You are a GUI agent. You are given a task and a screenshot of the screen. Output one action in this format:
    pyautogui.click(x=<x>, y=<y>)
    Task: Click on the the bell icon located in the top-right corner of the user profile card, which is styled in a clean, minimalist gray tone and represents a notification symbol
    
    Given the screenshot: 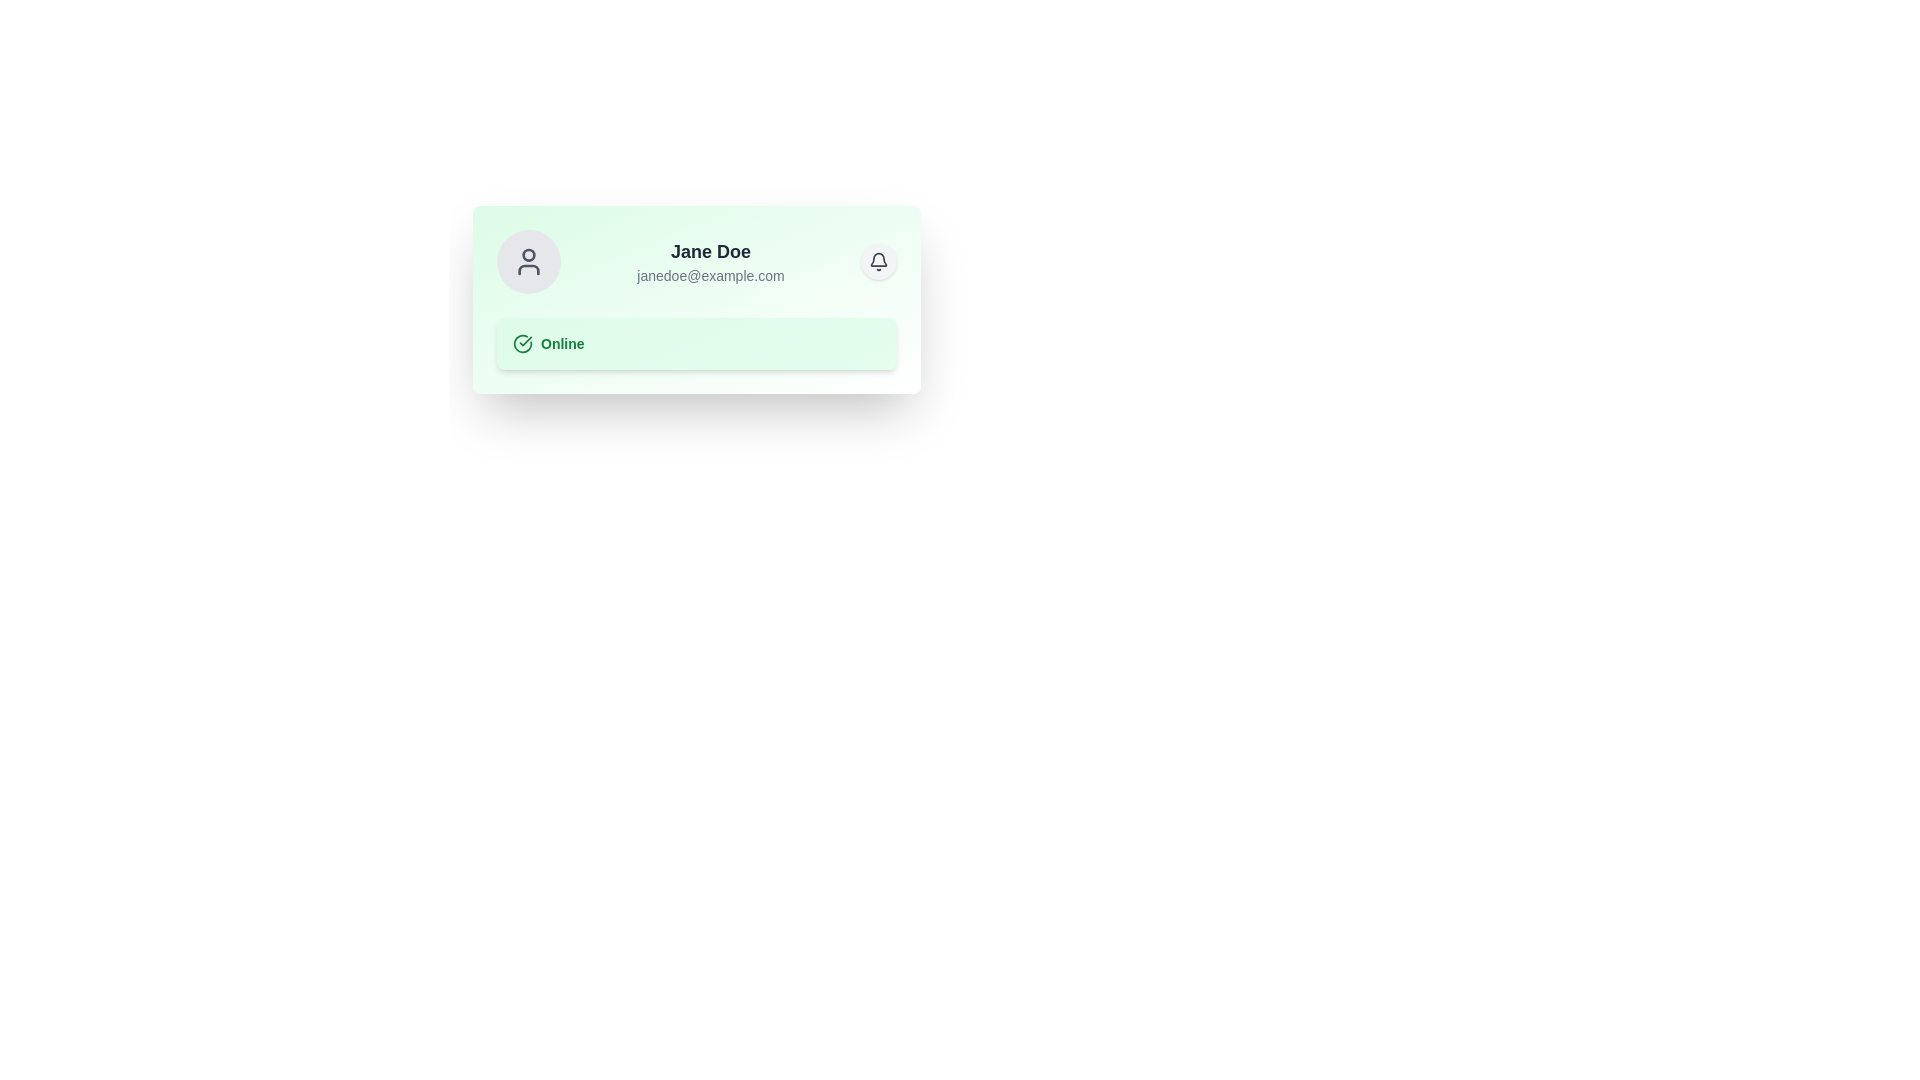 What is the action you would take?
    pyautogui.click(x=878, y=258)
    